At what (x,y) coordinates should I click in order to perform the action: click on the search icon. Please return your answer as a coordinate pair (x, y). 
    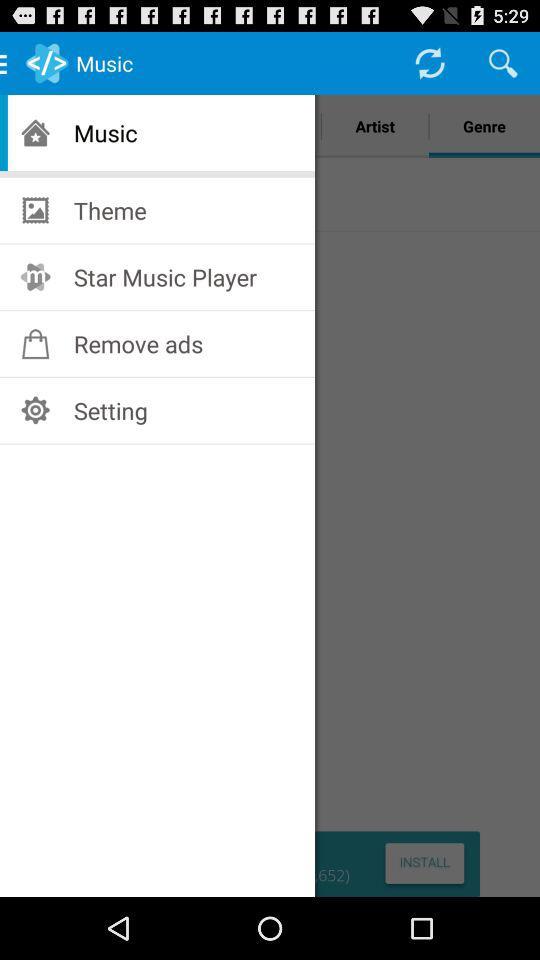
    Looking at the image, I should click on (502, 67).